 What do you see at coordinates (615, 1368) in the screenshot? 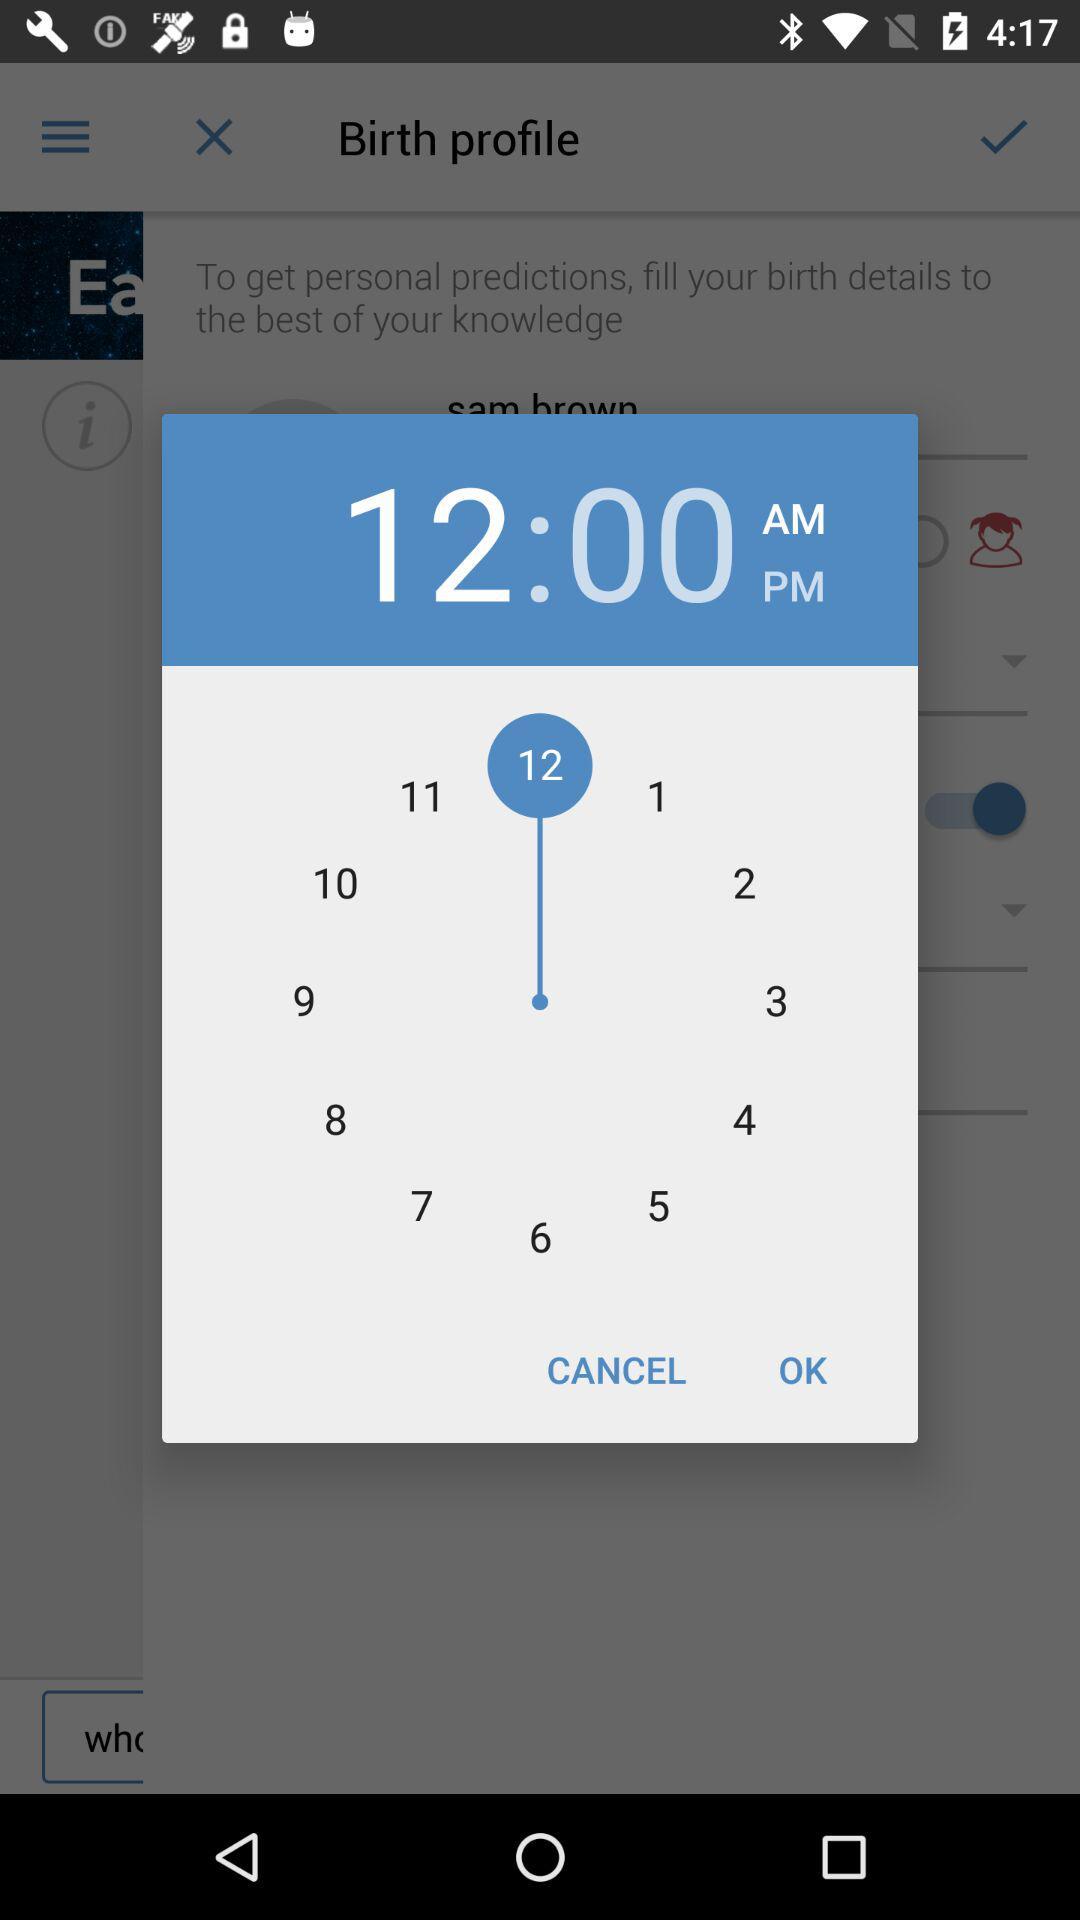
I see `the cancel` at bounding box center [615, 1368].